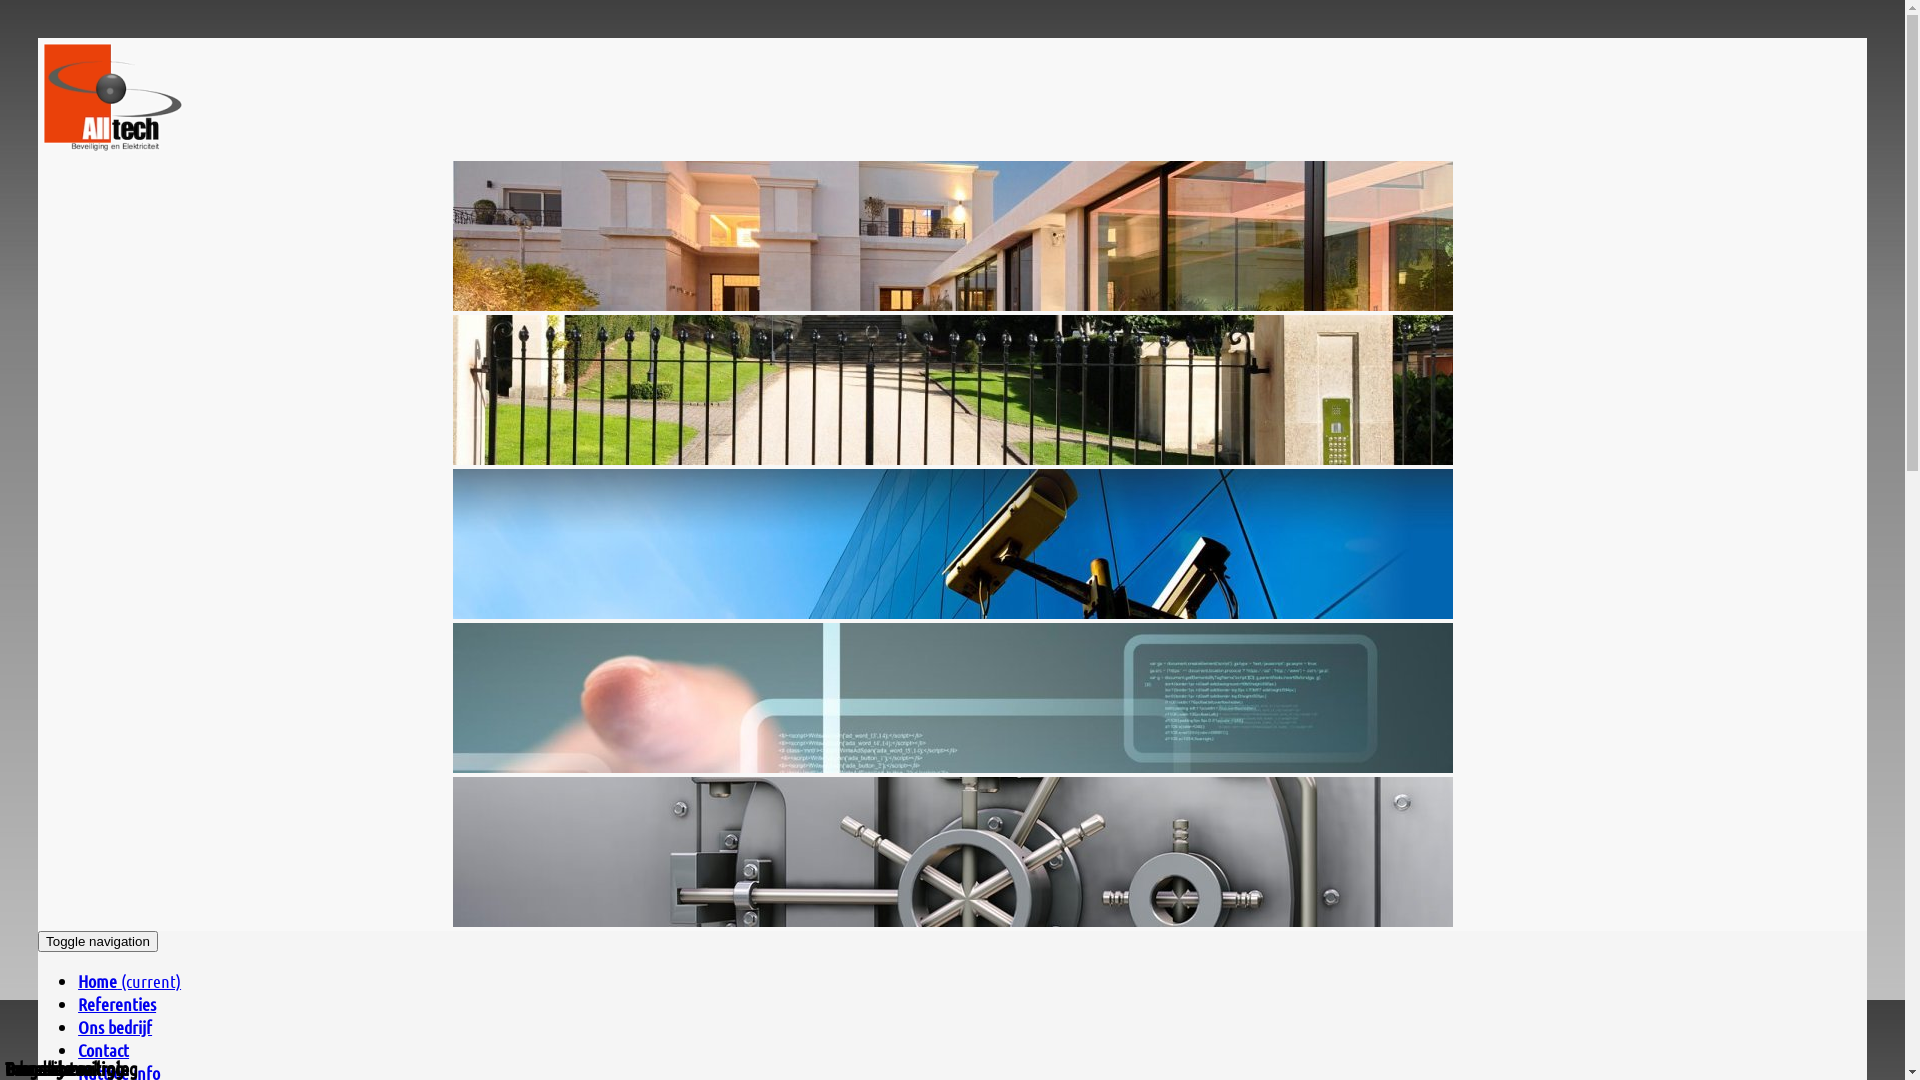 The height and width of the screenshot is (1080, 1920). What do you see at coordinates (128, 979) in the screenshot?
I see `'Home (current)'` at bounding box center [128, 979].